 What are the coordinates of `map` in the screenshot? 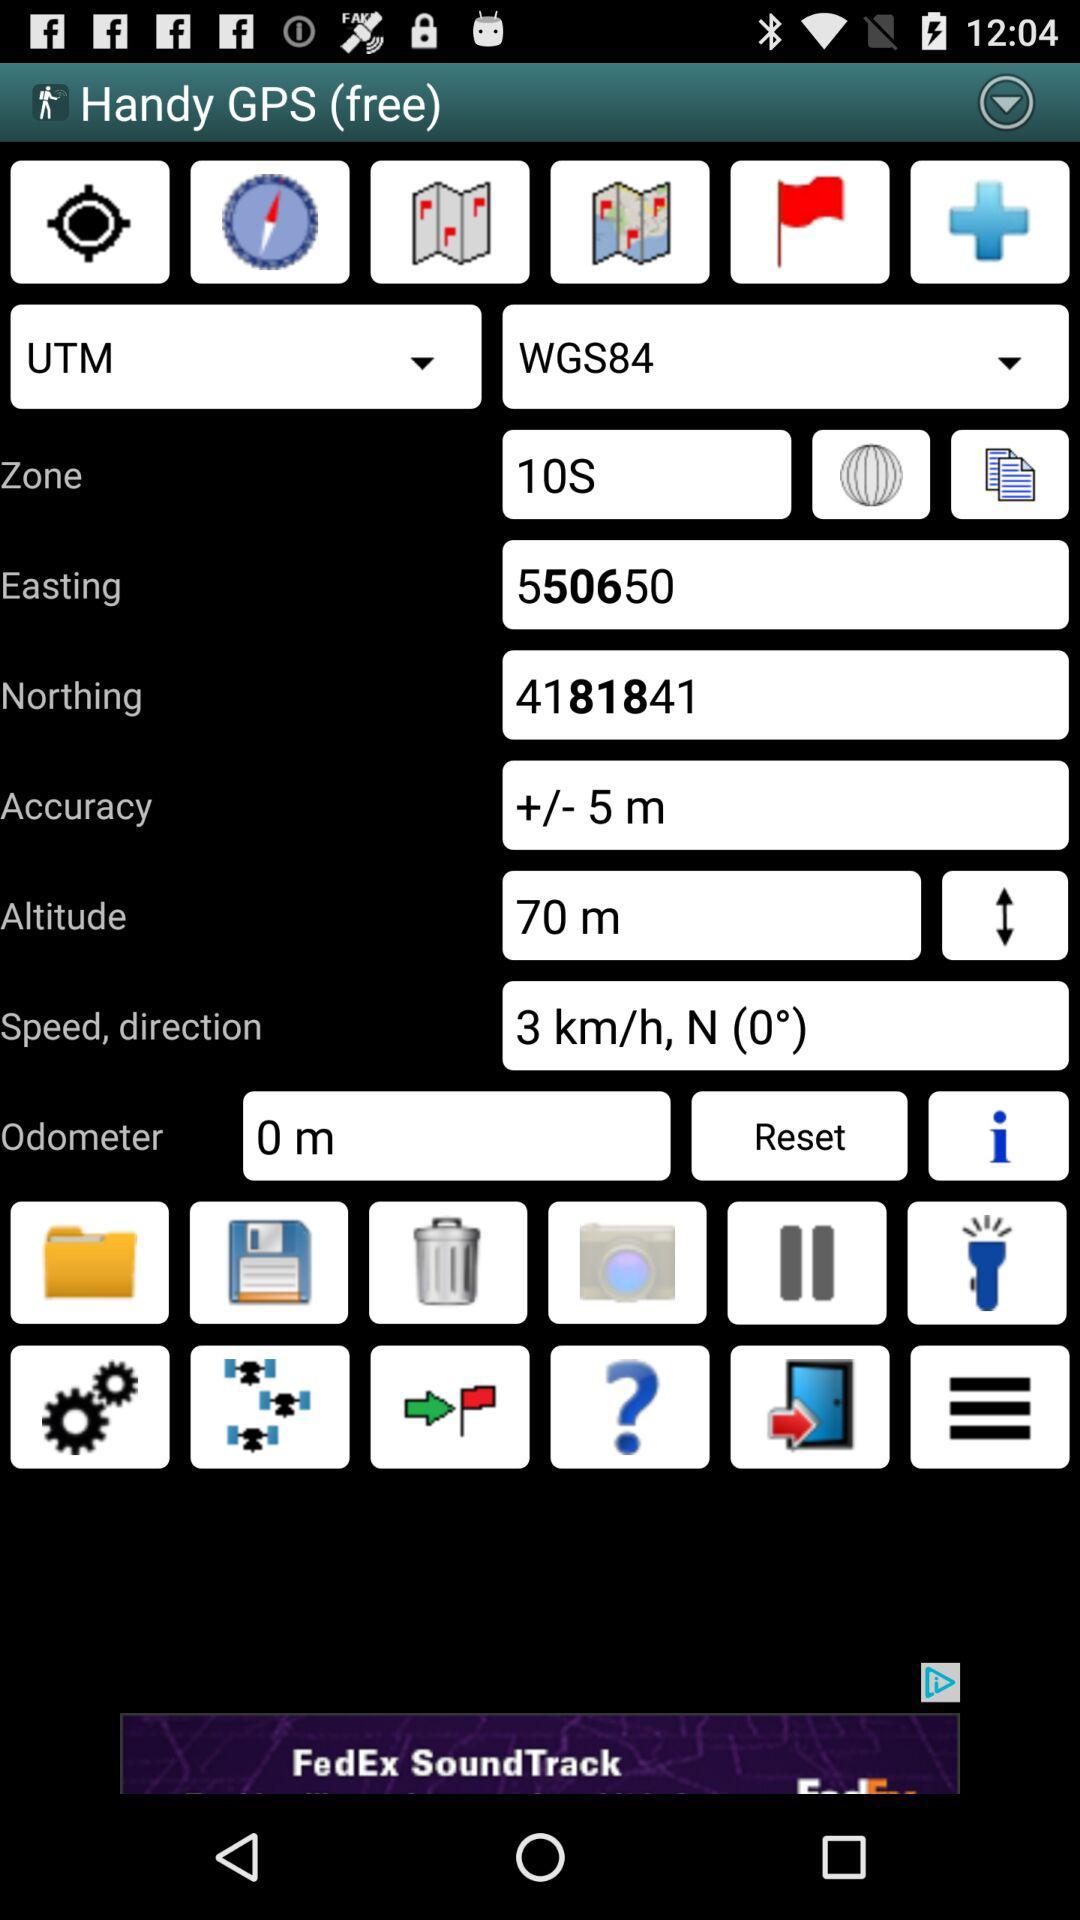 It's located at (450, 221).